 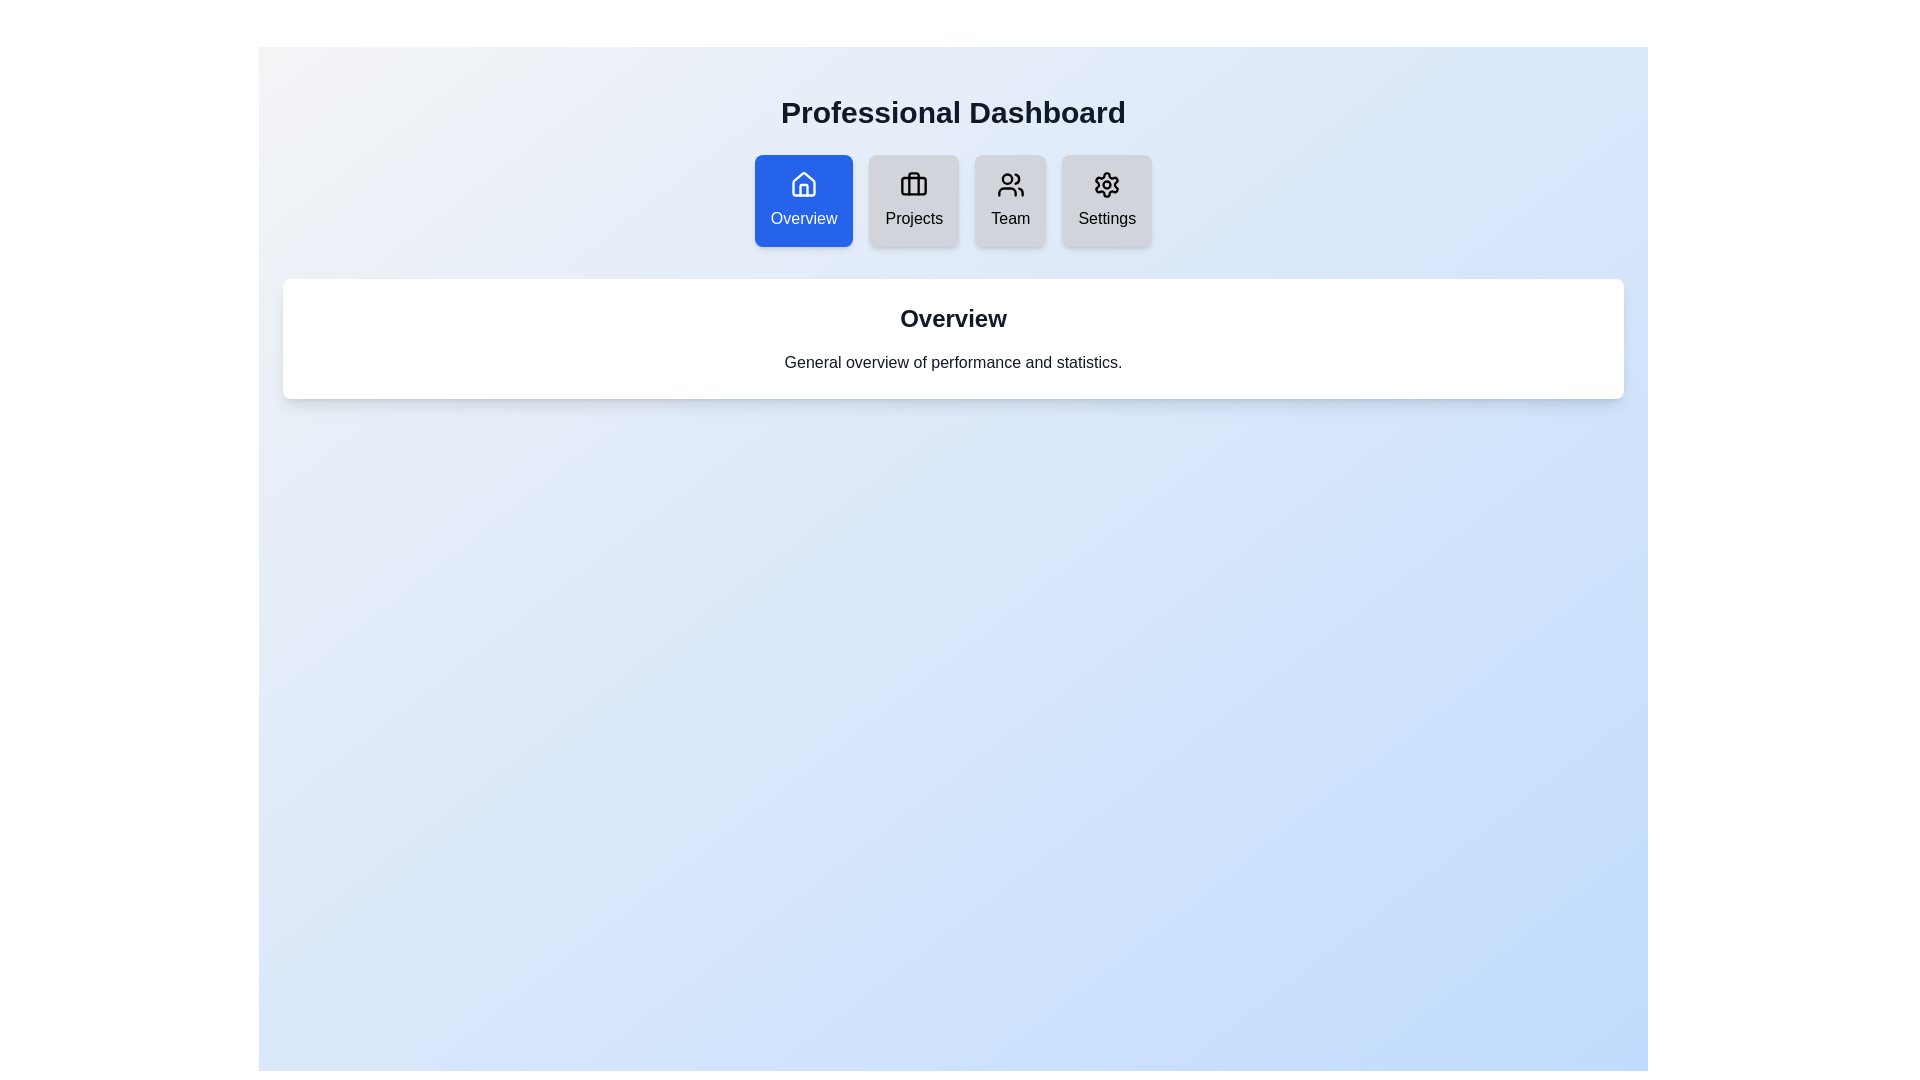 I want to click on the Overview tab by clicking on it, so click(x=804, y=200).